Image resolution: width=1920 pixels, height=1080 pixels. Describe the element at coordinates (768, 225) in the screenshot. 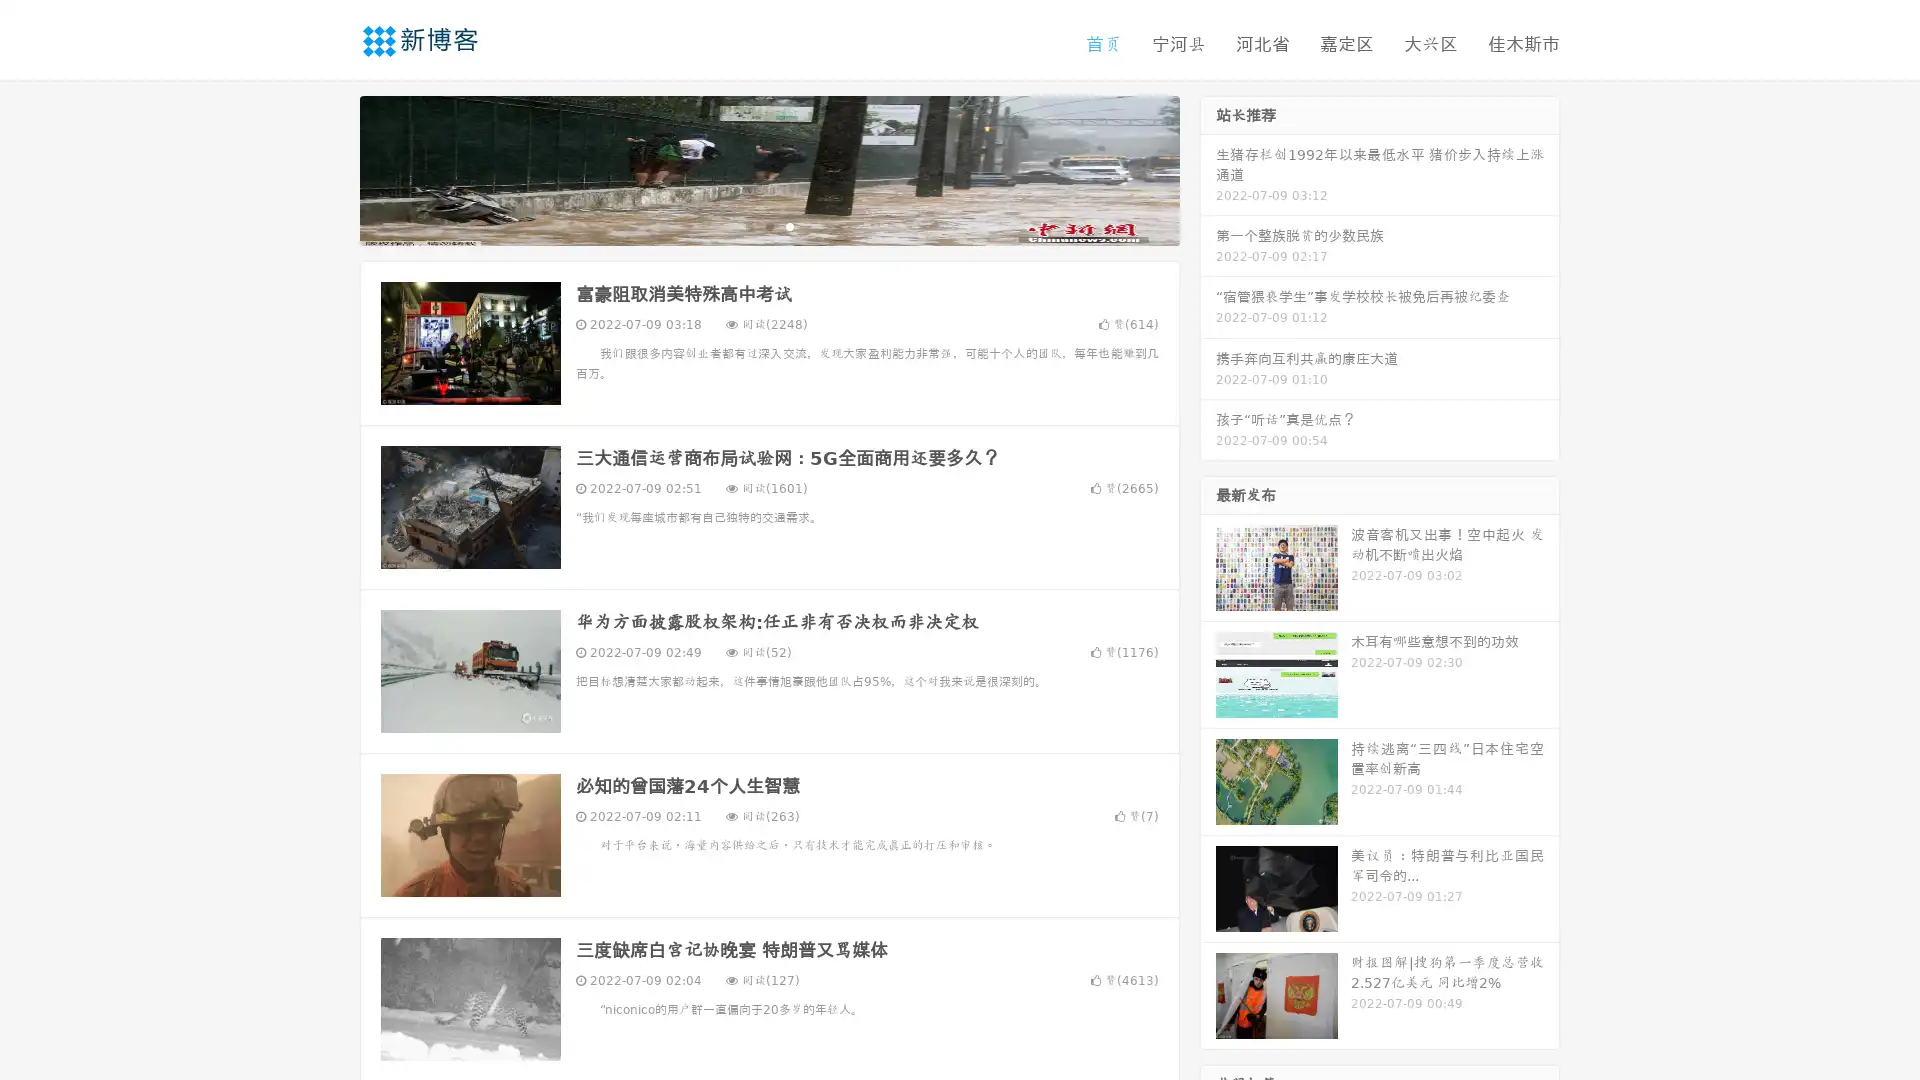

I see `Go to slide 2` at that location.